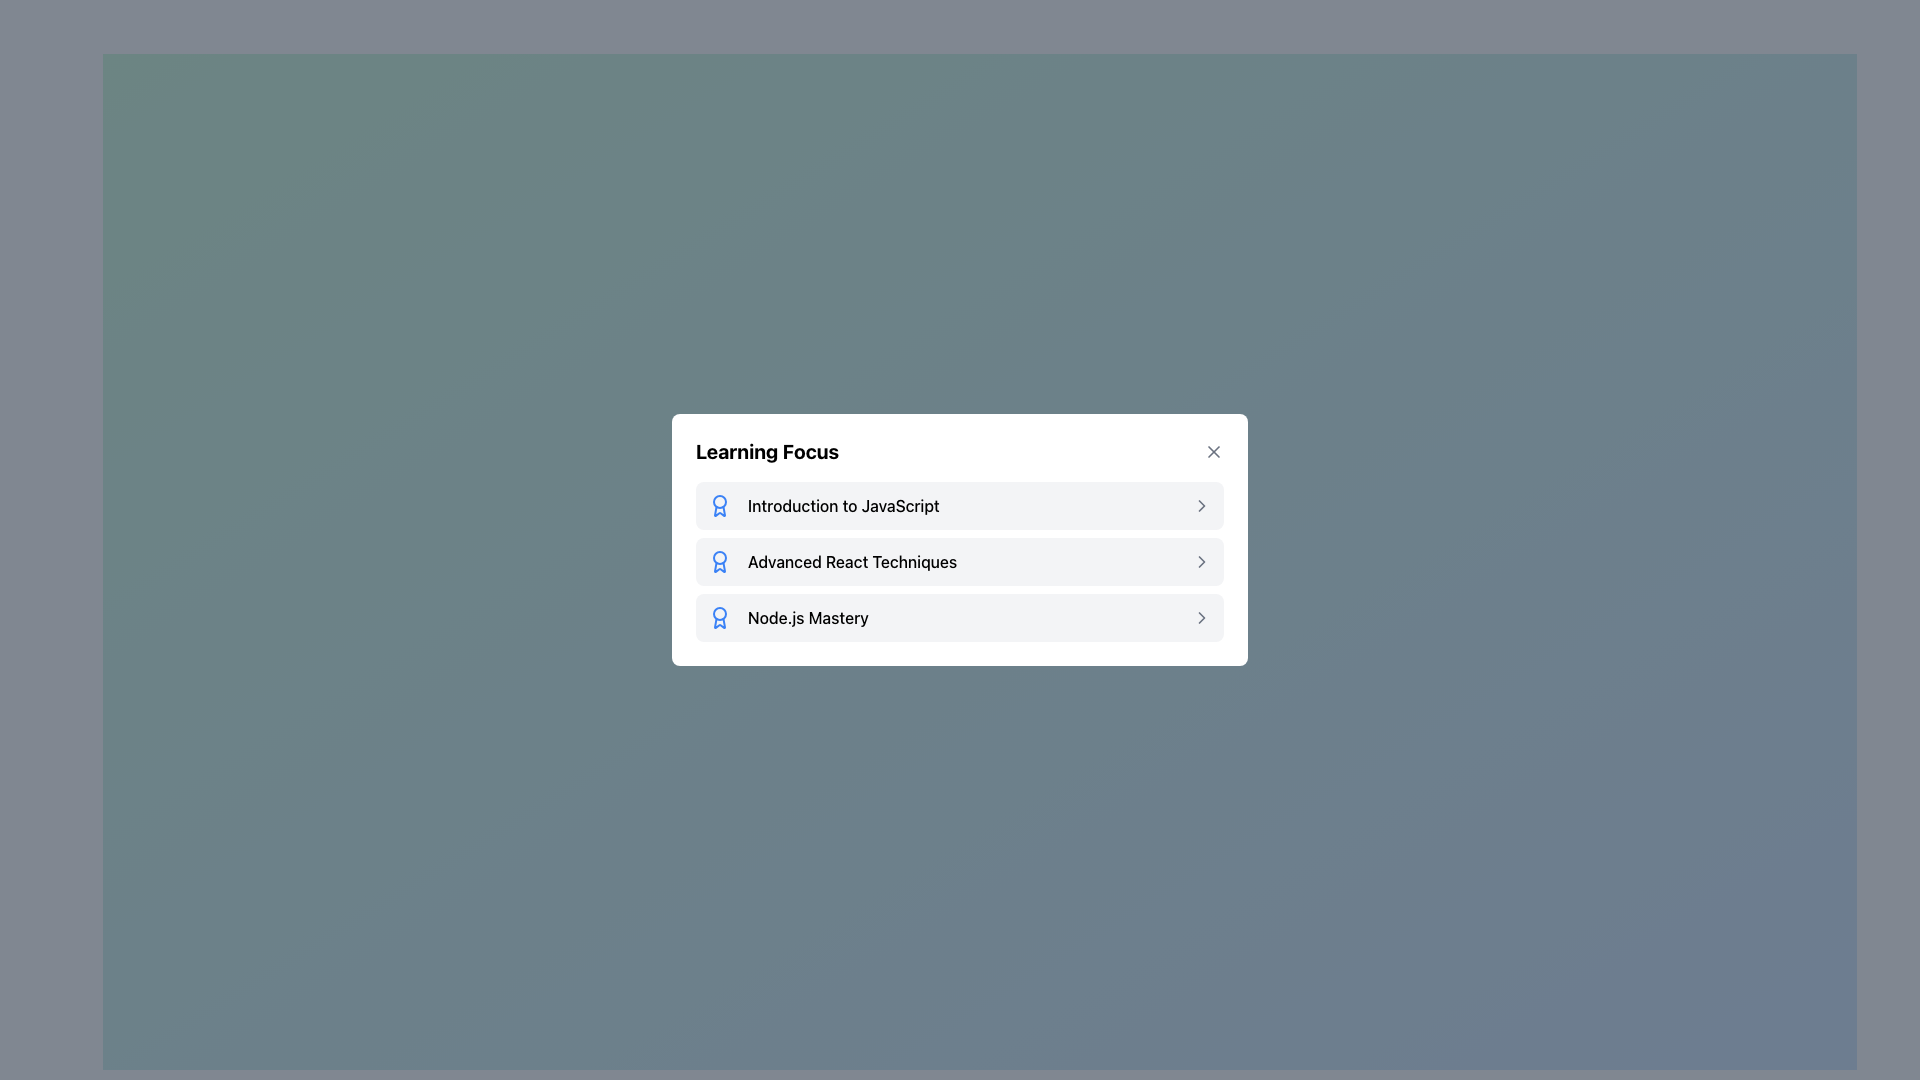 The image size is (1920, 1080). Describe the element at coordinates (1200, 562) in the screenshot. I see `the right-pointing gray chevron icon located at the far right of the 'Advanced React Techniques' row` at that location.